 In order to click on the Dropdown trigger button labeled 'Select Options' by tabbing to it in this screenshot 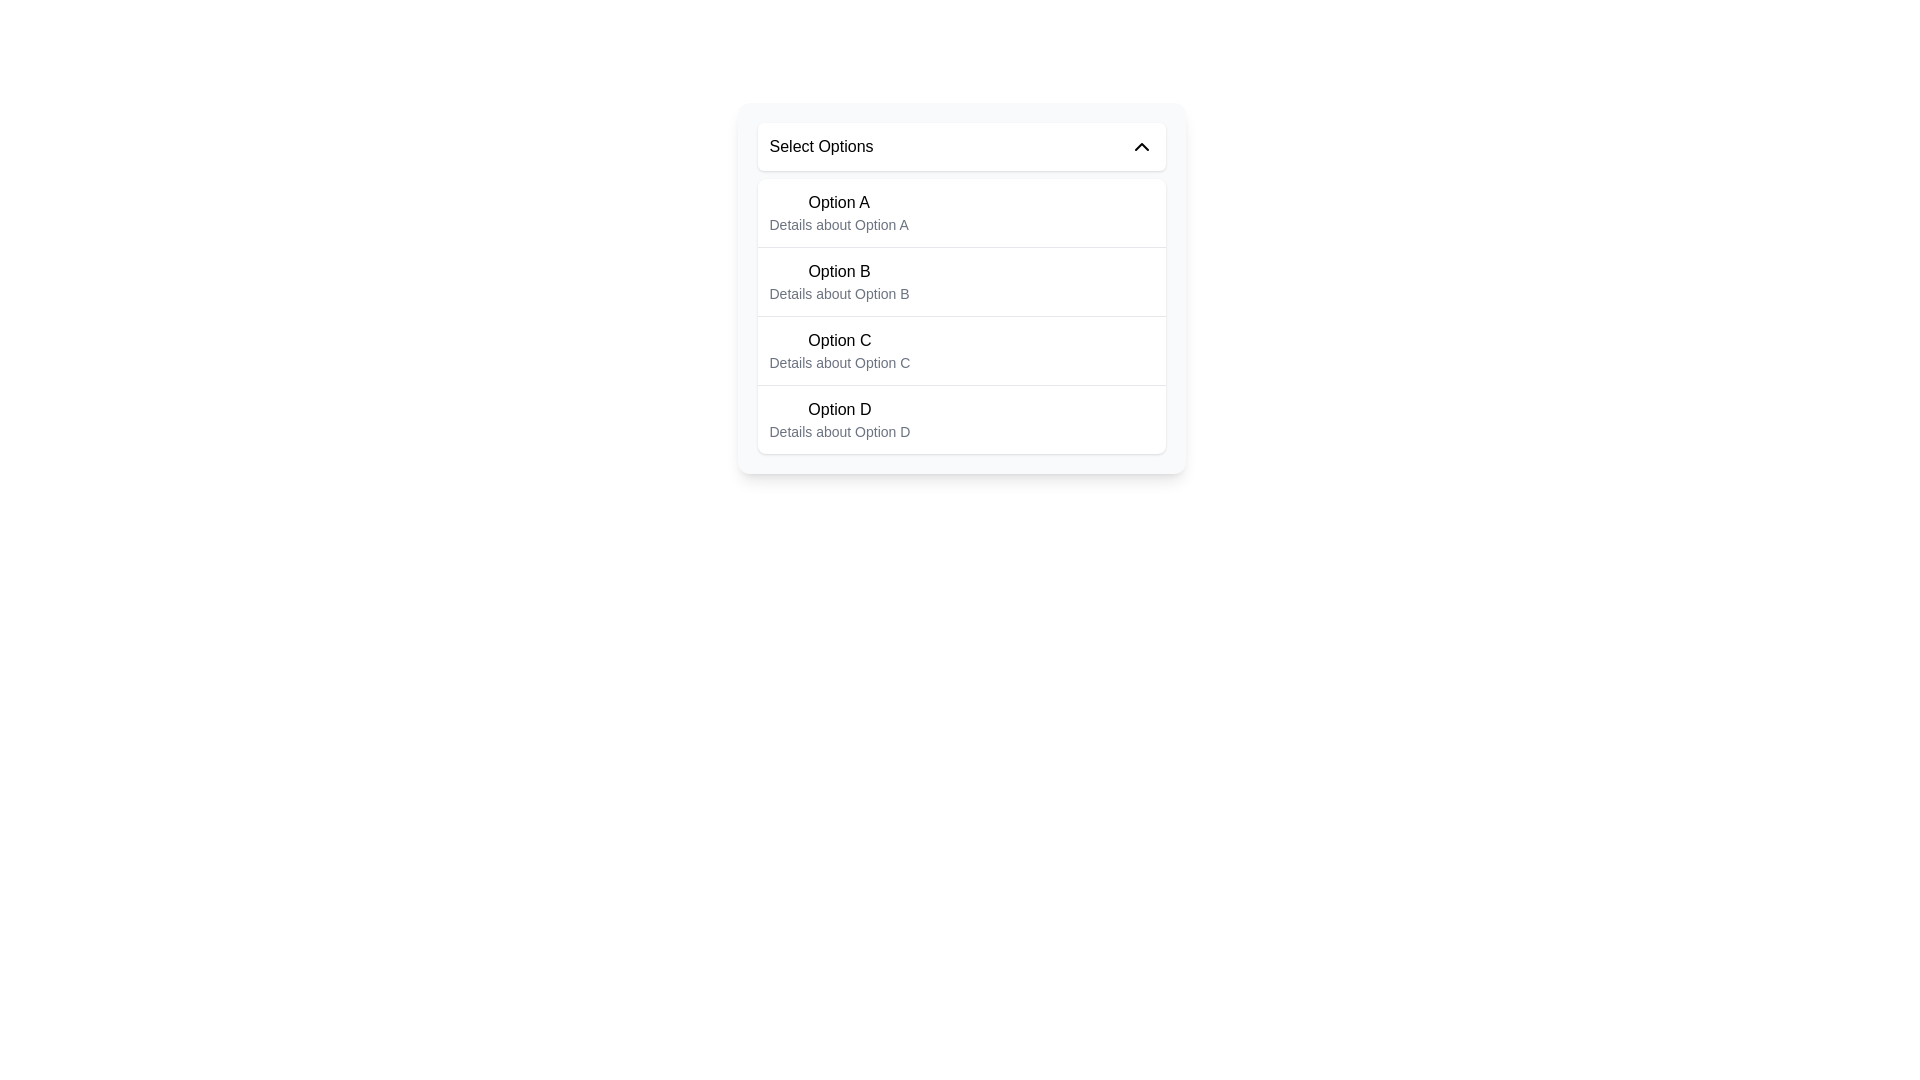, I will do `click(961, 145)`.